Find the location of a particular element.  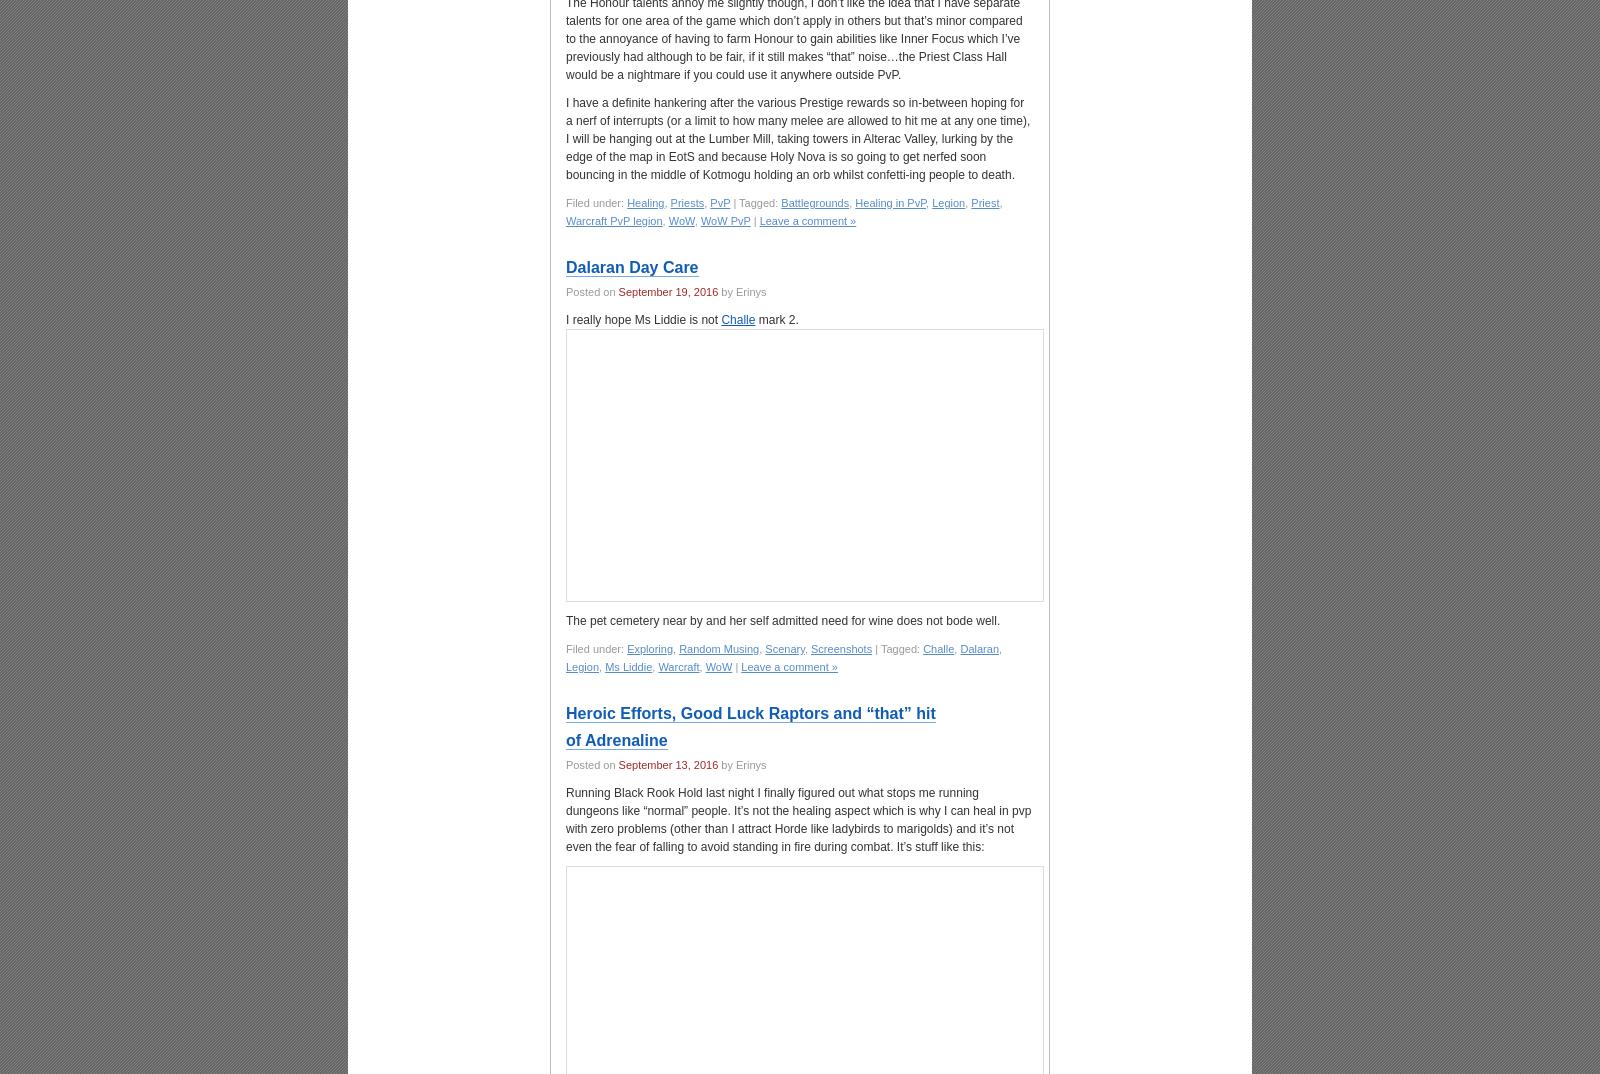

'Battlegrounds' is located at coordinates (814, 202).